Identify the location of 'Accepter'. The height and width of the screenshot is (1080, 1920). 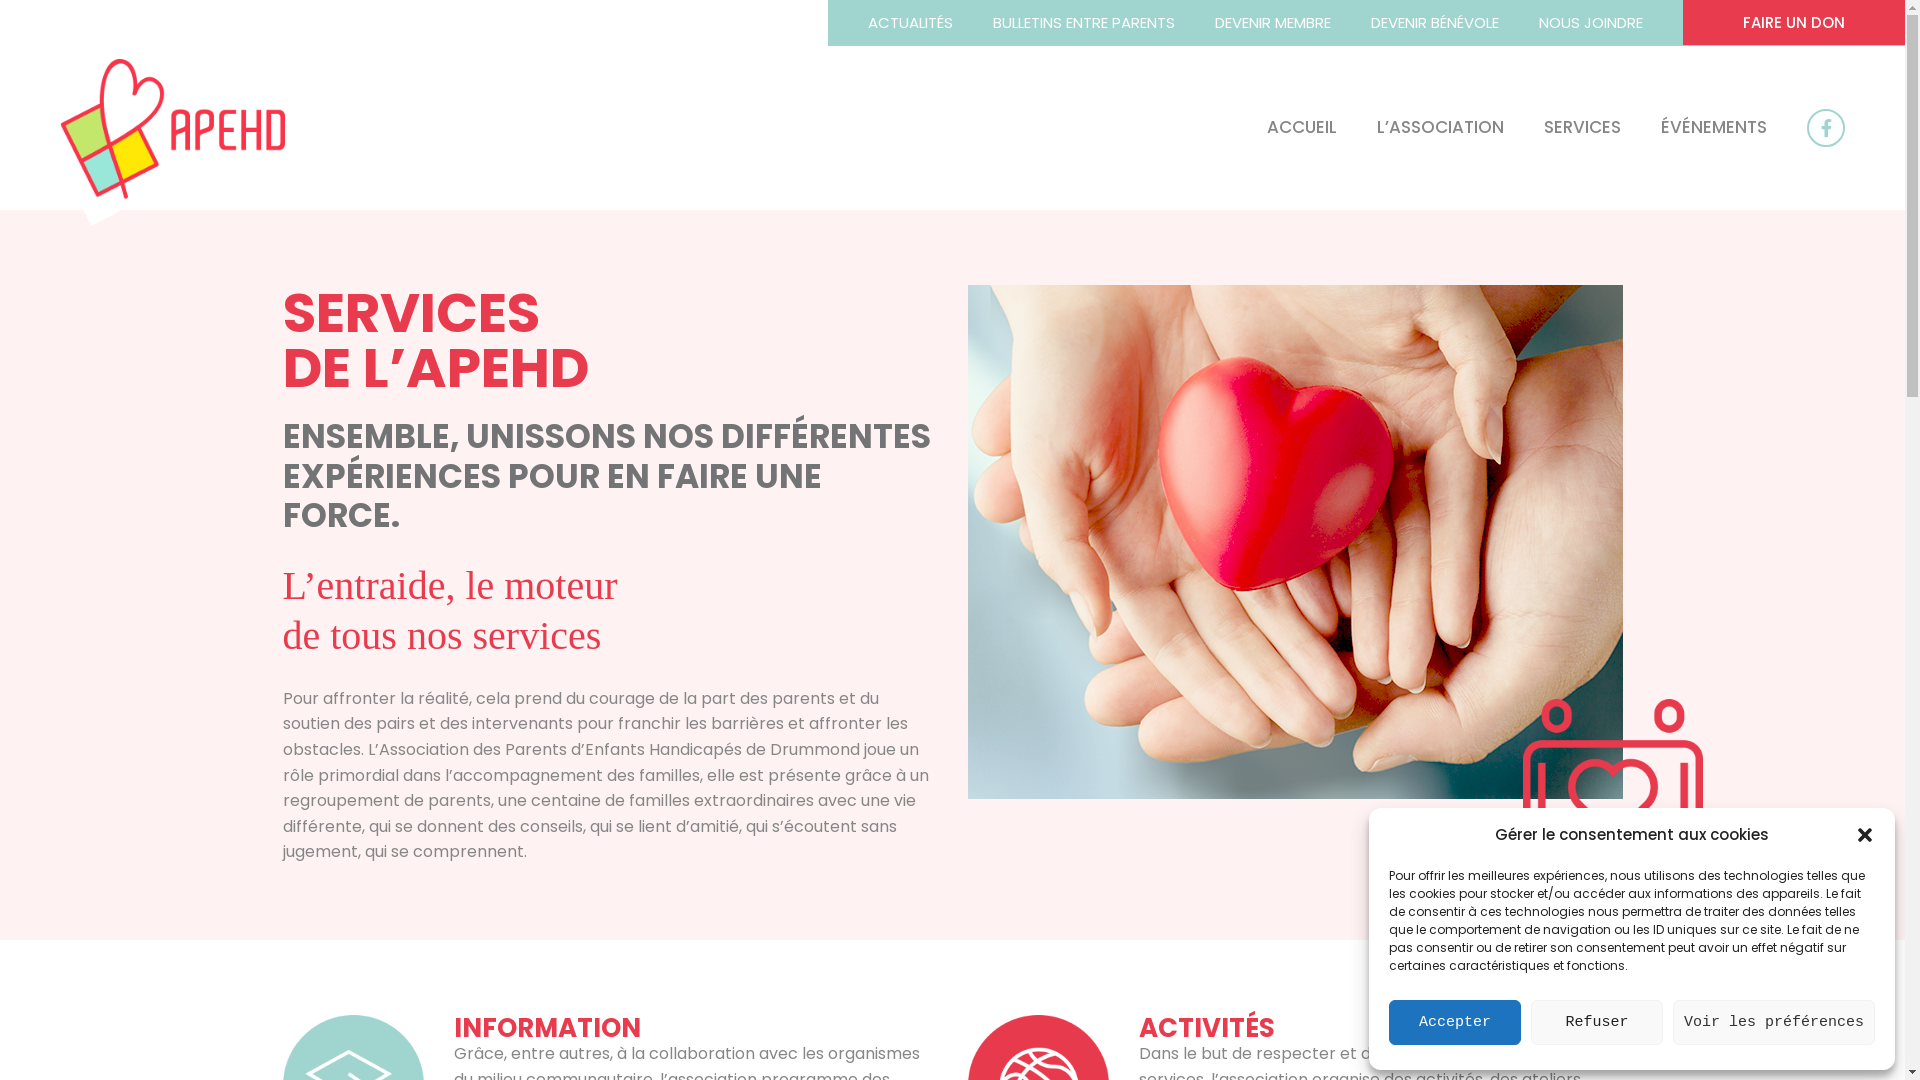
(1454, 1022).